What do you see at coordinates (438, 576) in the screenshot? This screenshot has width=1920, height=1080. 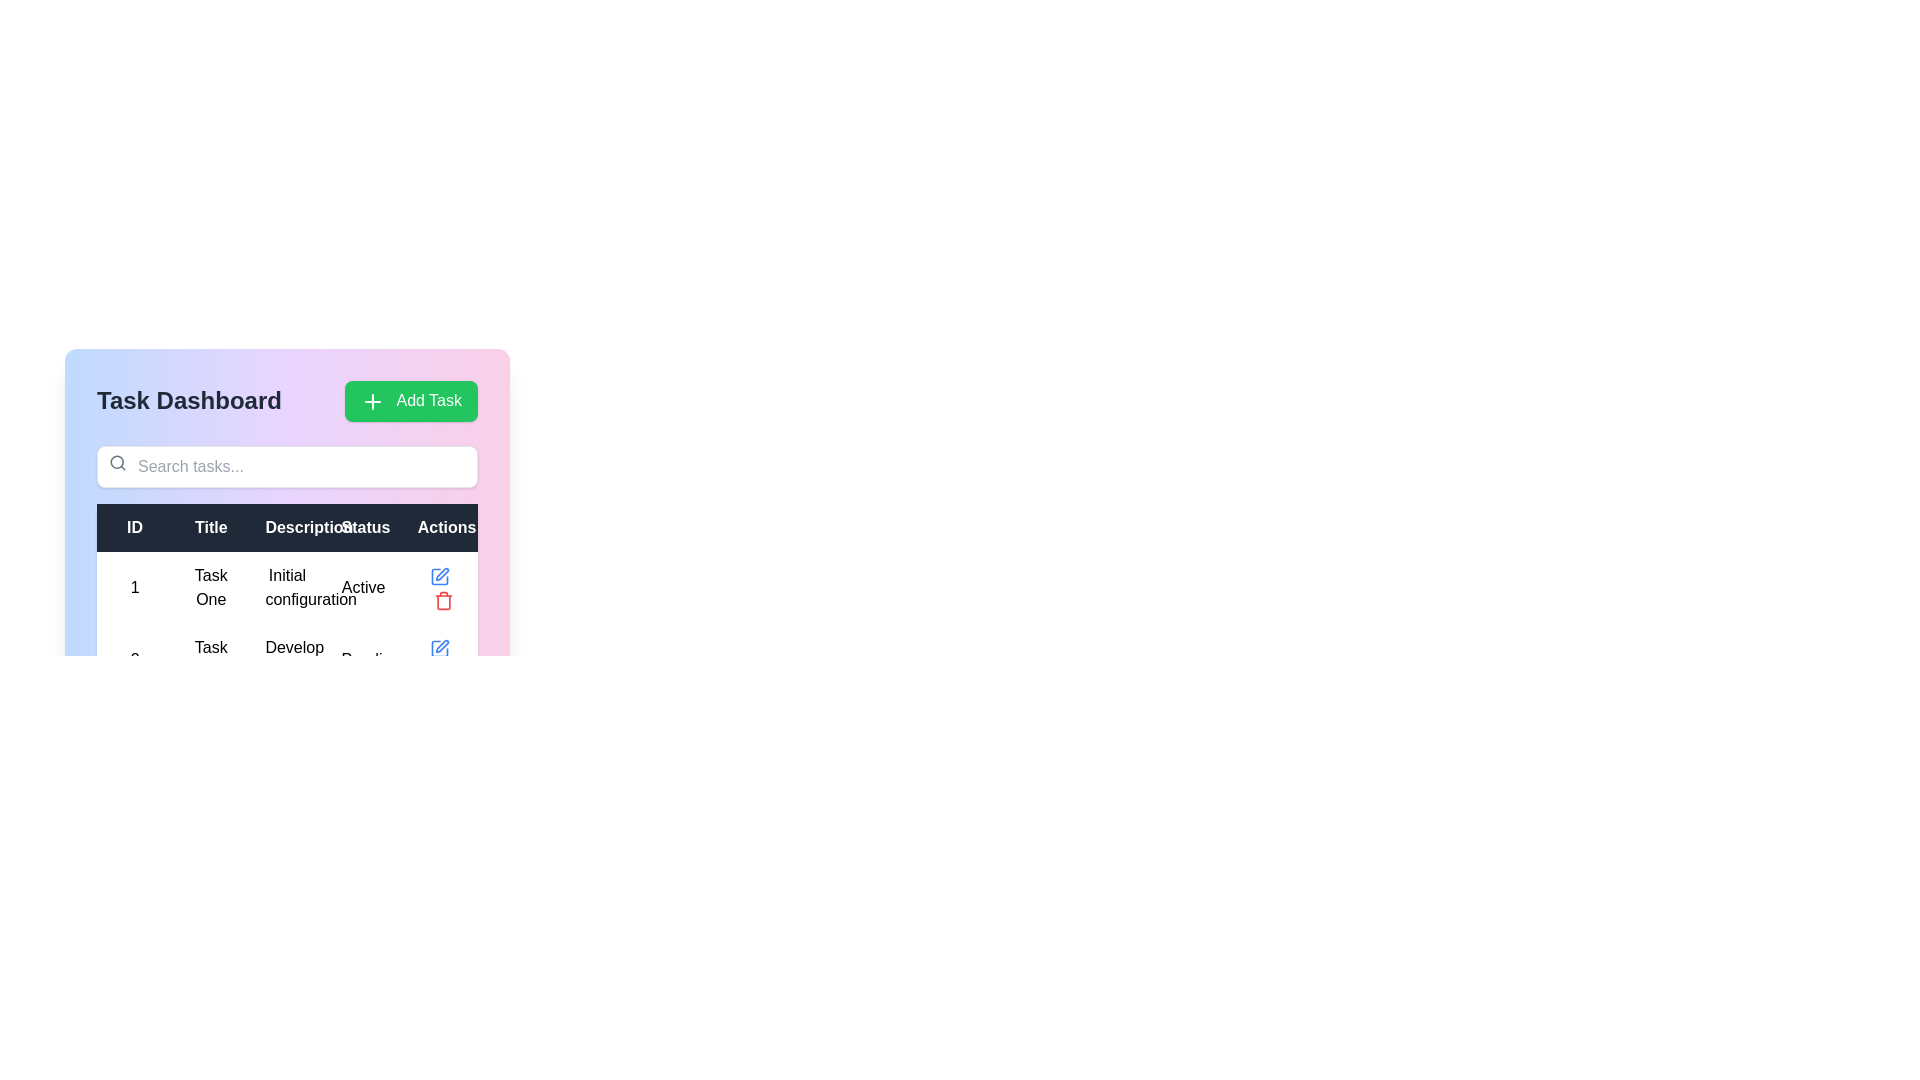 I see `the blue pen icon representing an edit action located in the 'Actions' column of the first row in the task table` at bounding box center [438, 576].